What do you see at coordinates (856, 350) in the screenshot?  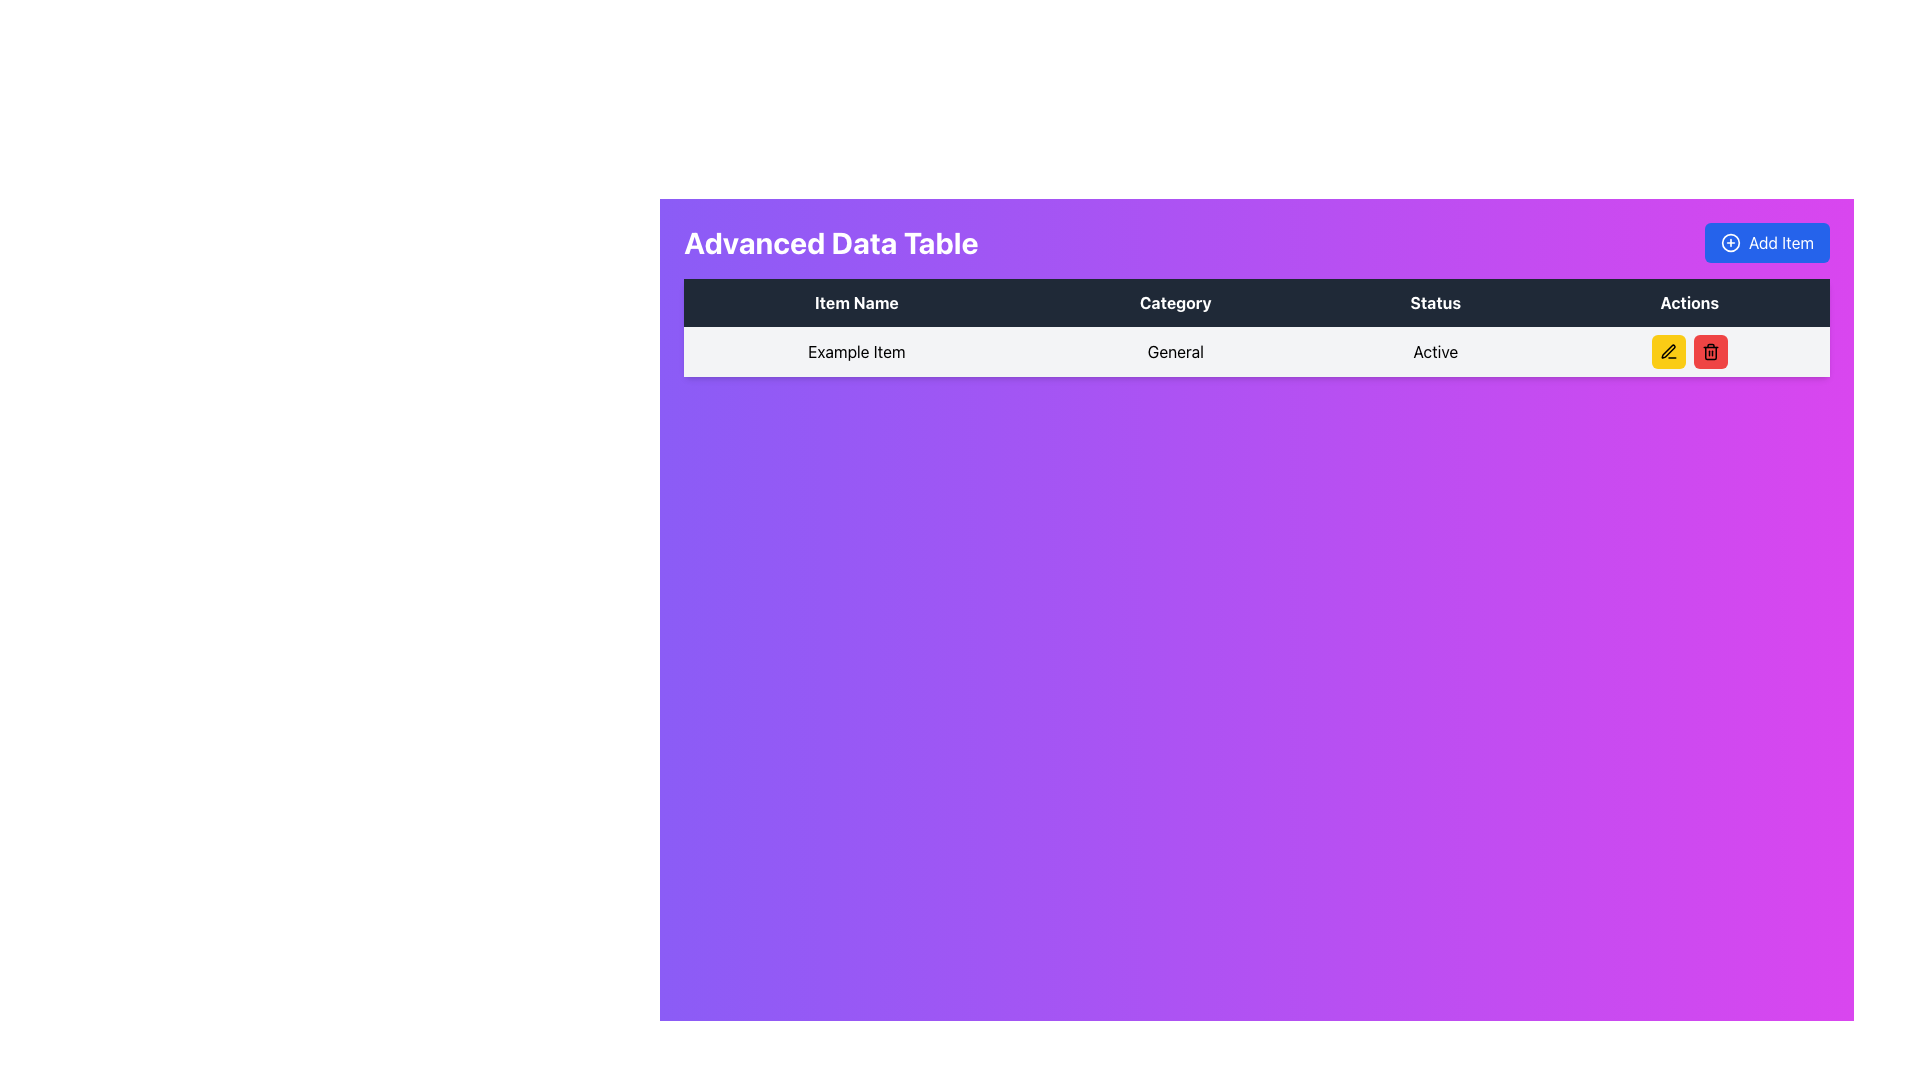 I see `the text label 'Example Item' in the first column of the table, which displays item names` at bounding box center [856, 350].